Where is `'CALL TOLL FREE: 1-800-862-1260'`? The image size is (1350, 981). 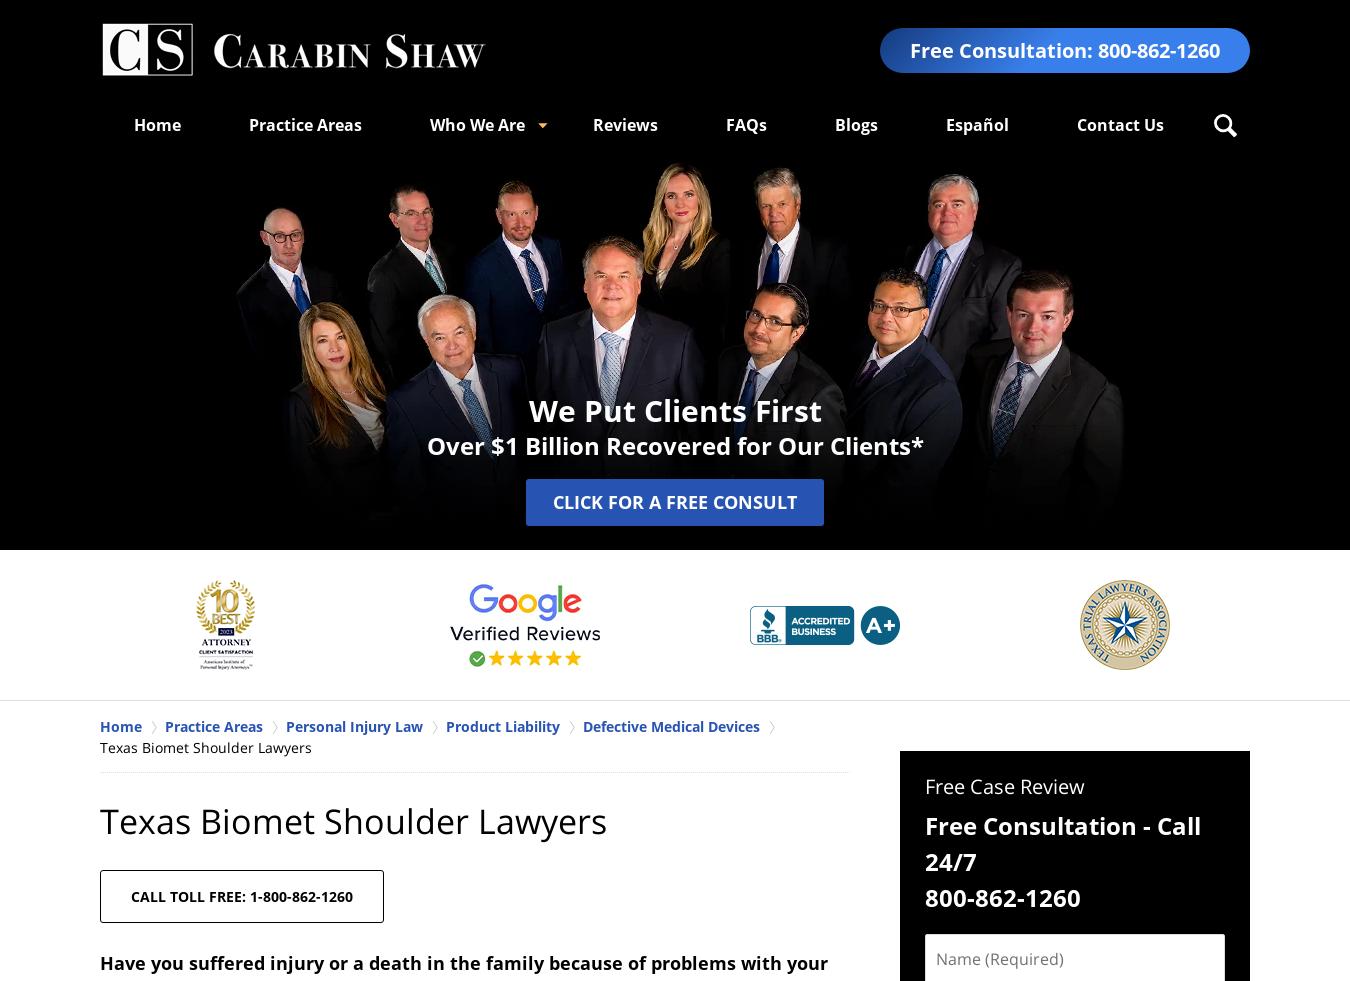
'CALL TOLL FREE: 1-800-862-1260' is located at coordinates (241, 895).